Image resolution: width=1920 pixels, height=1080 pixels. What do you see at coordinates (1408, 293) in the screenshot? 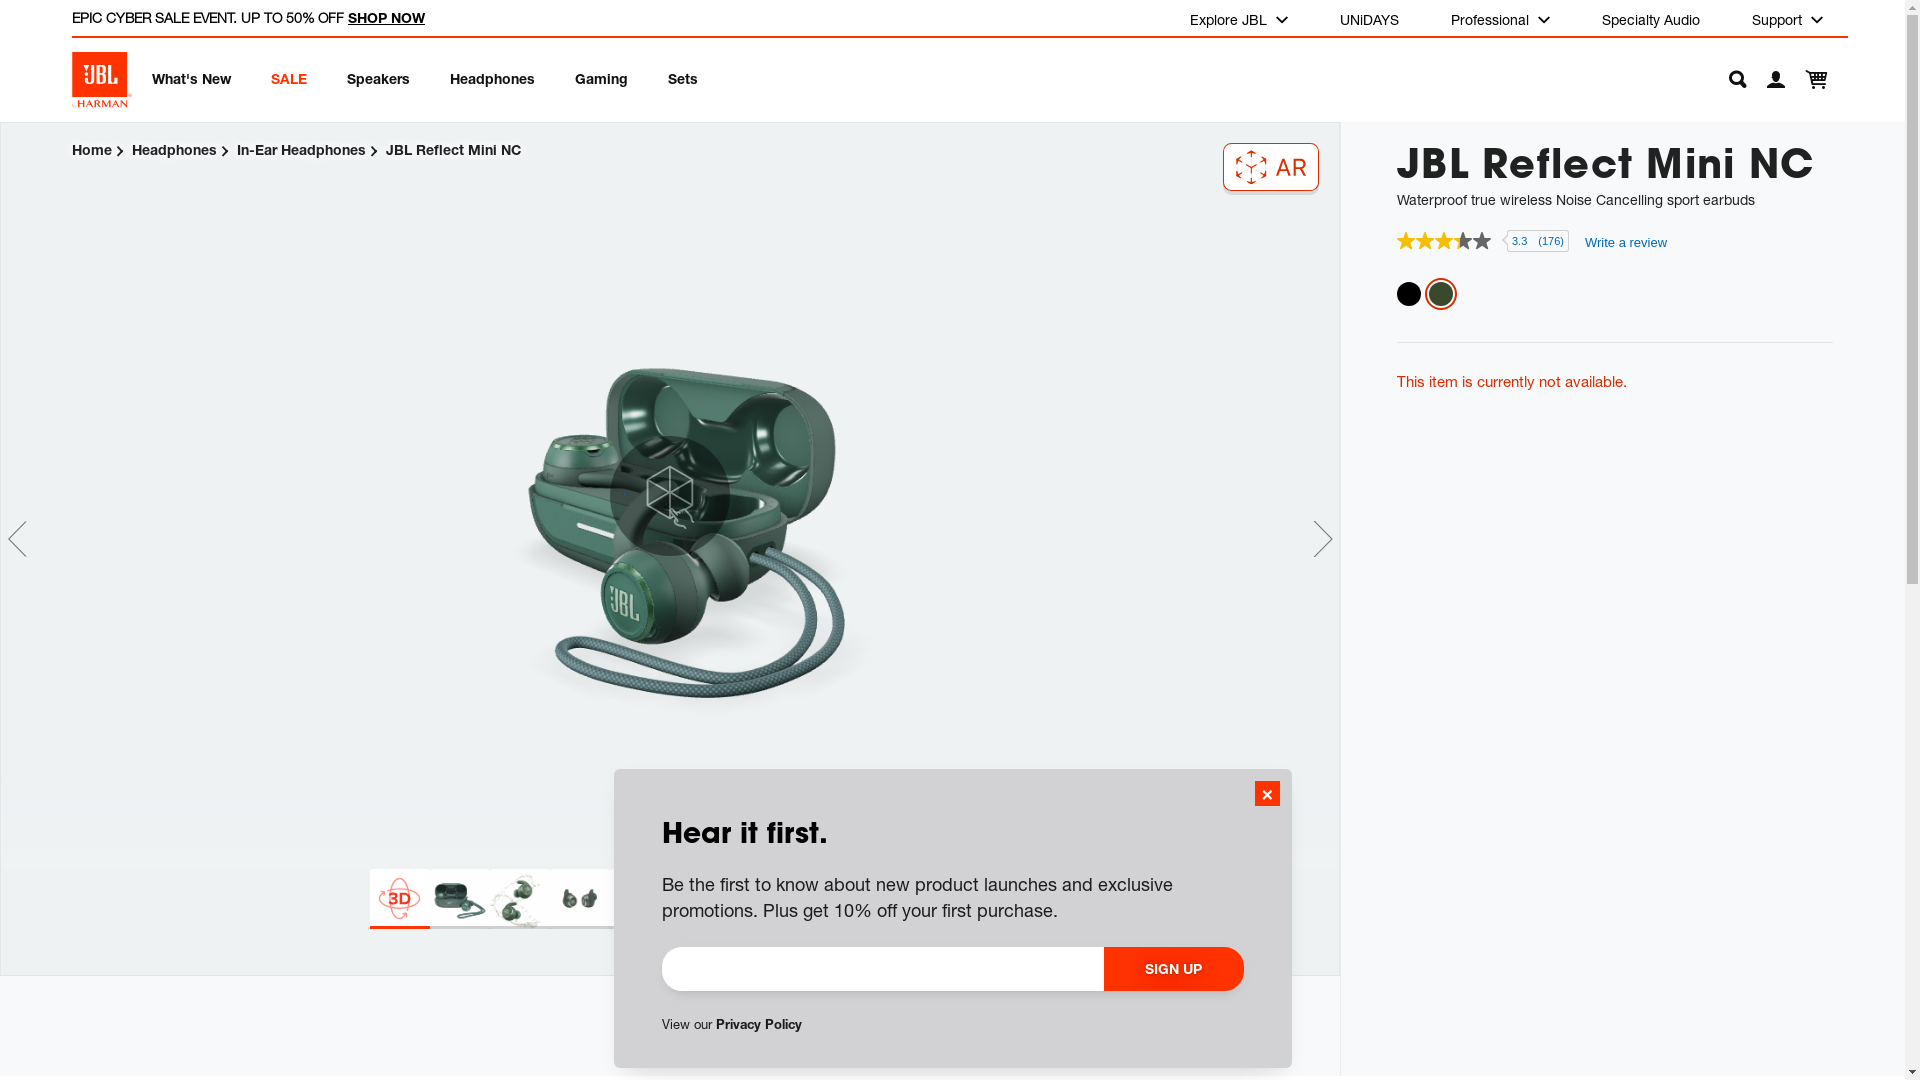
I see `'Black'` at bounding box center [1408, 293].